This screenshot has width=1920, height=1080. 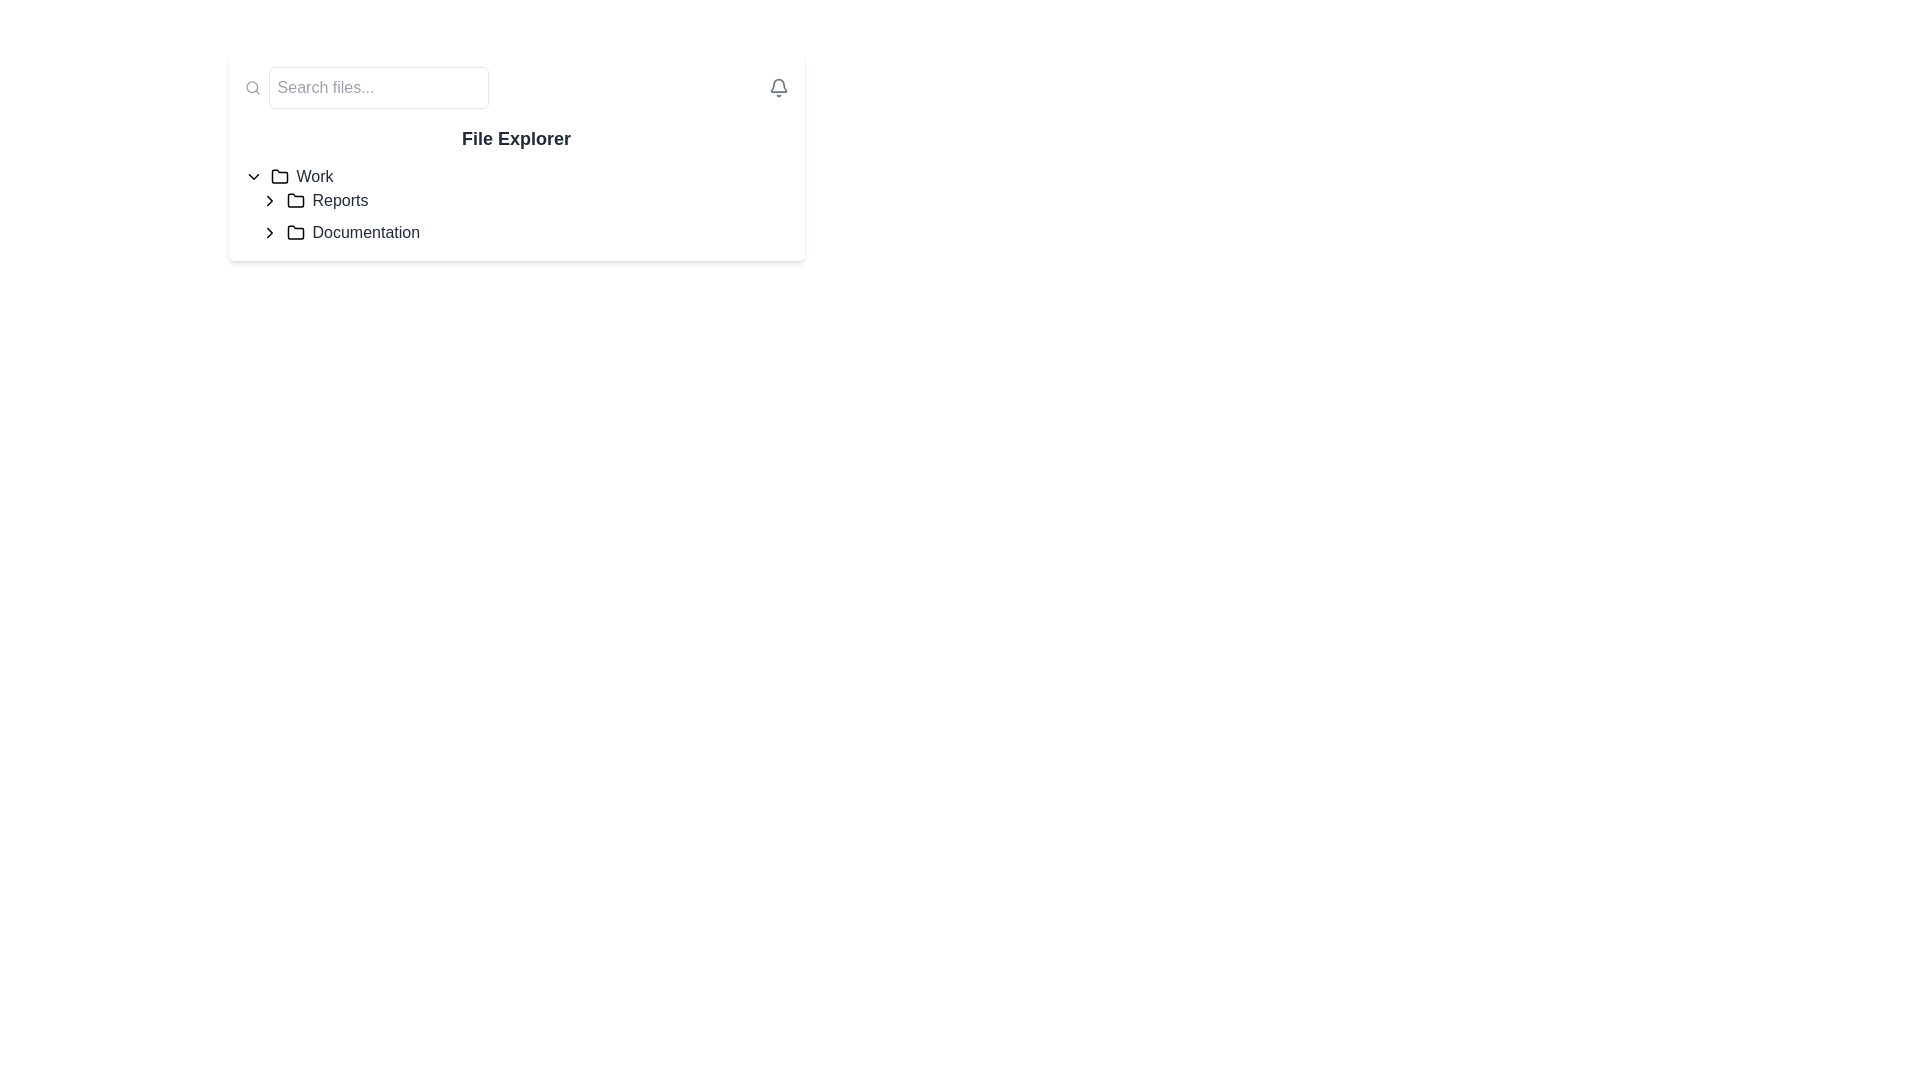 What do you see at coordinates (252, 176) in the screenshot?
I see `the downward-pointing chevron icon located to the left of the 'Work' label in the 'File Explorer' section` at bounding box center [252, 176].